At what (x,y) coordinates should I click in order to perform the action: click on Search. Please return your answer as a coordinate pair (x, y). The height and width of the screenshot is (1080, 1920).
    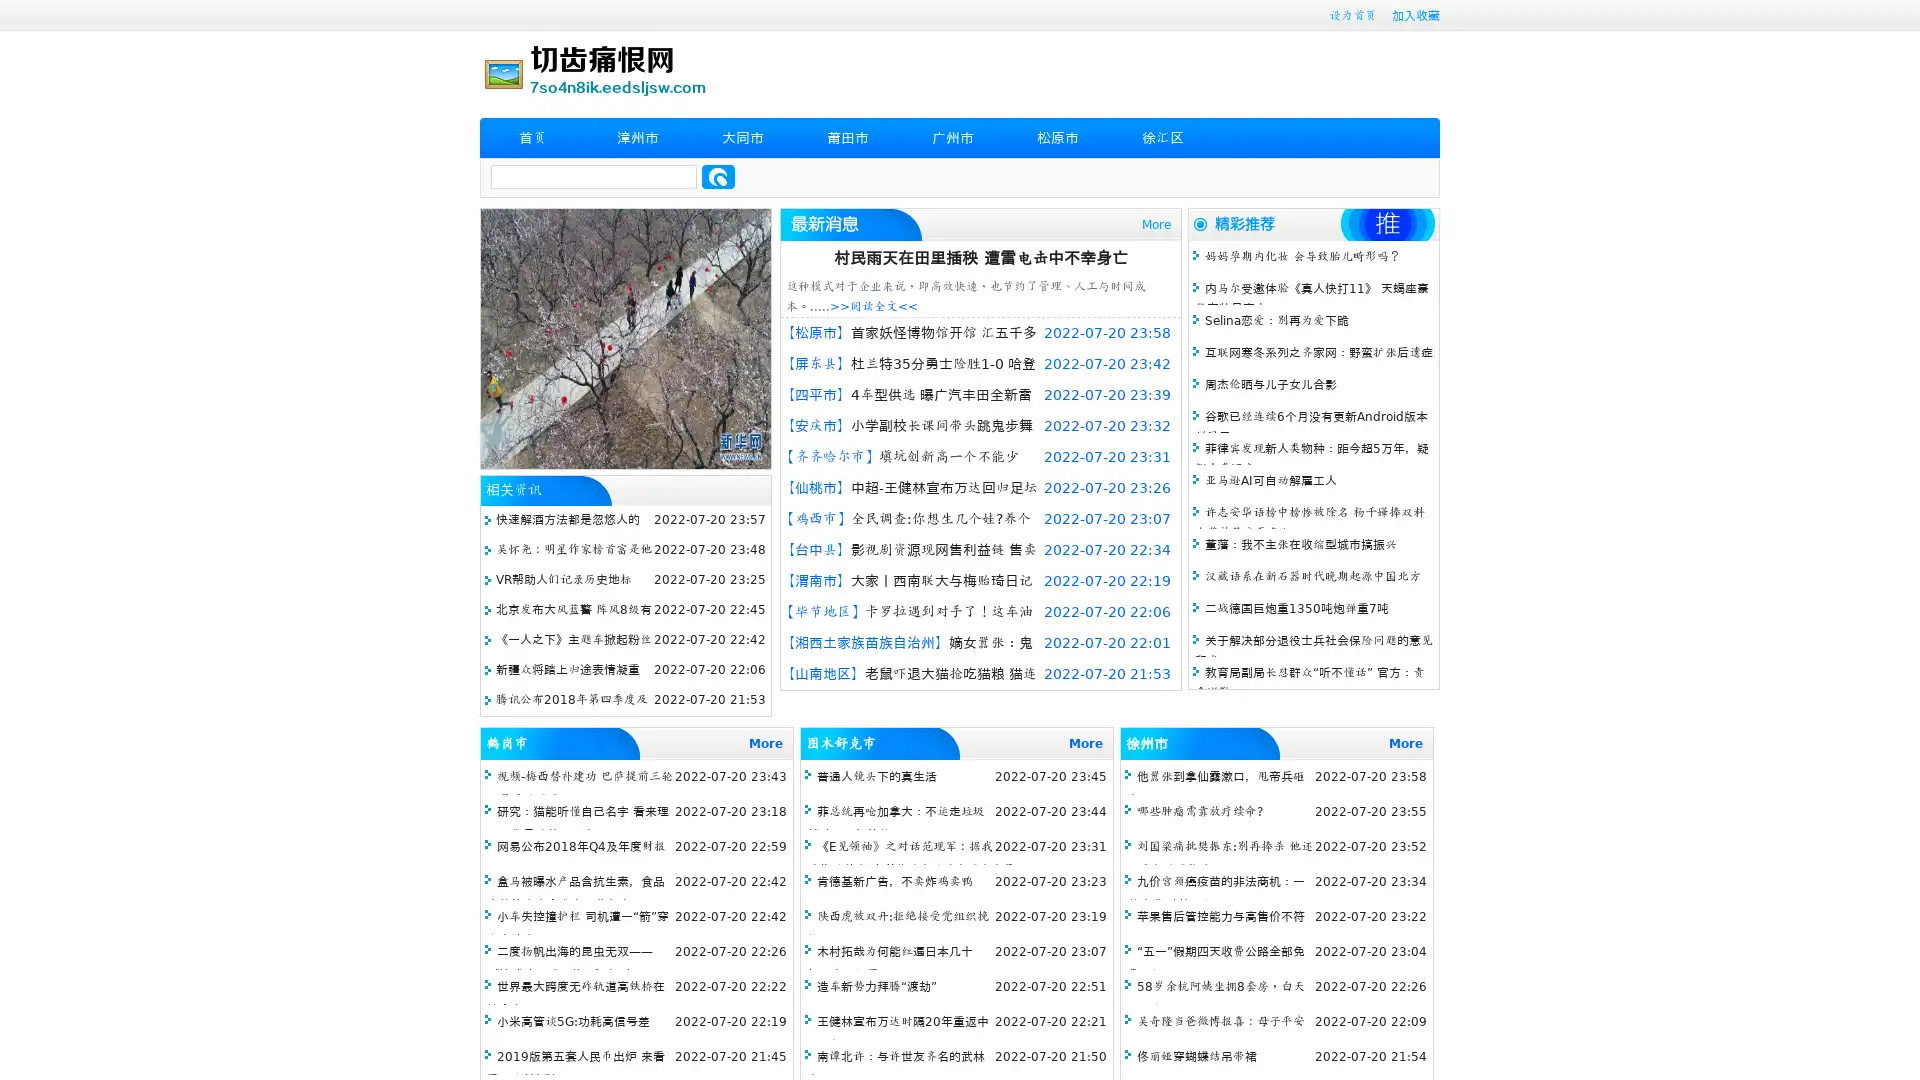
    Looking at the image, I should click on (718, 176).